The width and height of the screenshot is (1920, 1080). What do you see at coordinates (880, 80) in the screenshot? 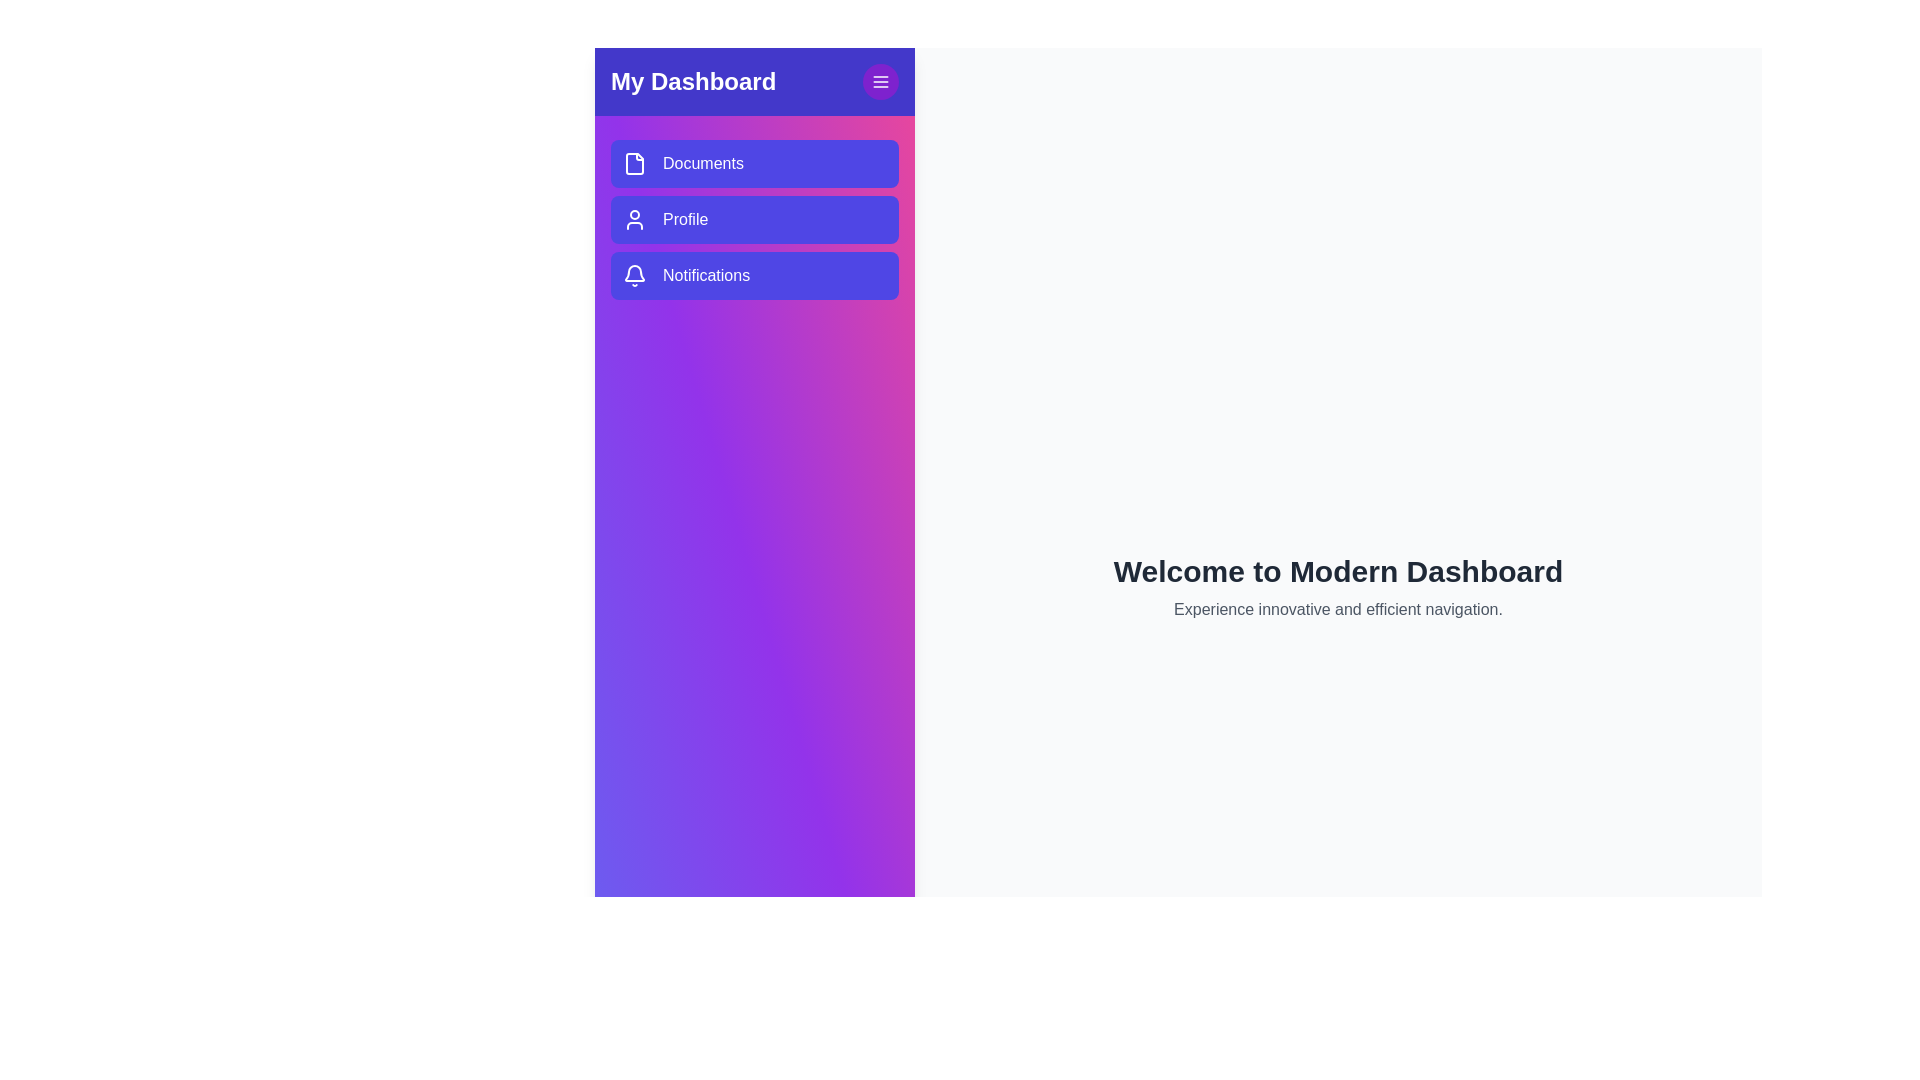
I see `button in the top right corner of the drawer to toggle its visibility` at bounding box center [880, 80].